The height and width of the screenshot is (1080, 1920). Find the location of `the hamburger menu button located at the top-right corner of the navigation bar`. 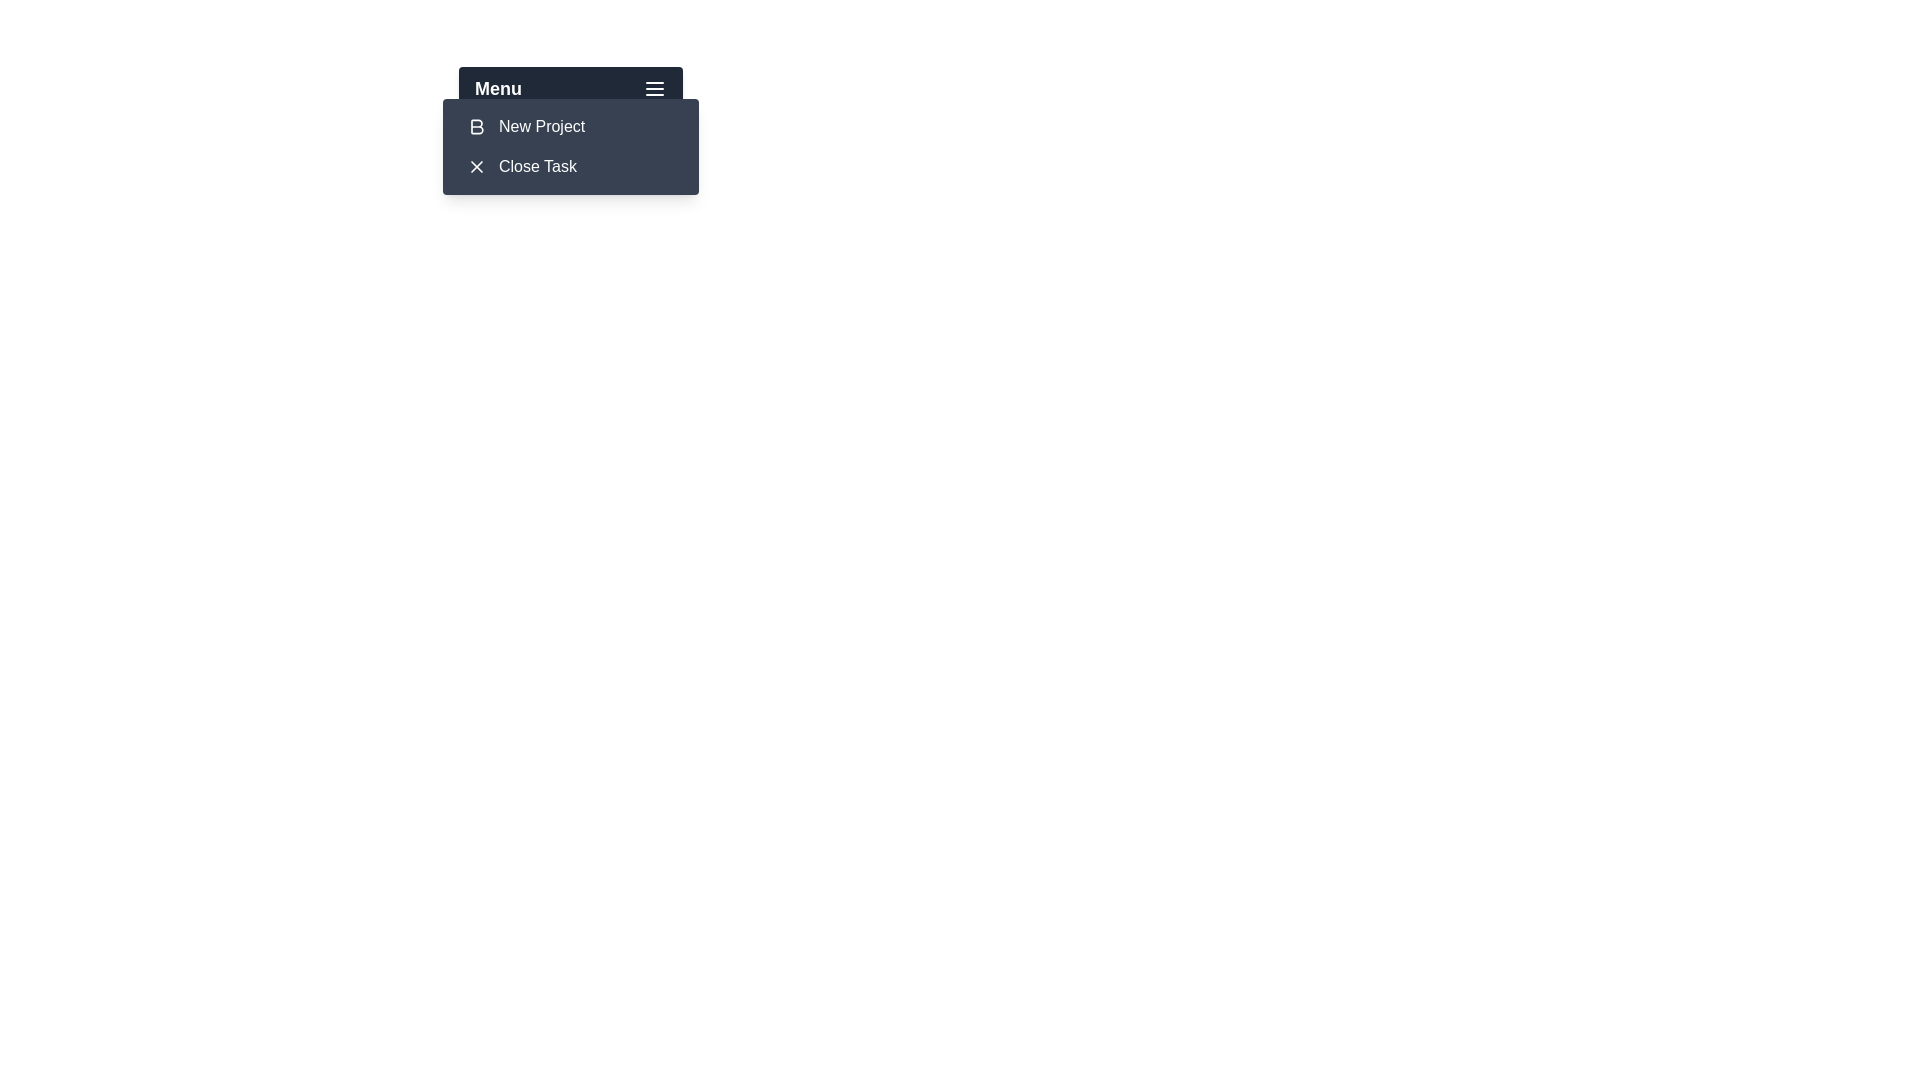

the hamburger menu button located at the top-right corner of the navigation bar is located at coordinates (654, 87).